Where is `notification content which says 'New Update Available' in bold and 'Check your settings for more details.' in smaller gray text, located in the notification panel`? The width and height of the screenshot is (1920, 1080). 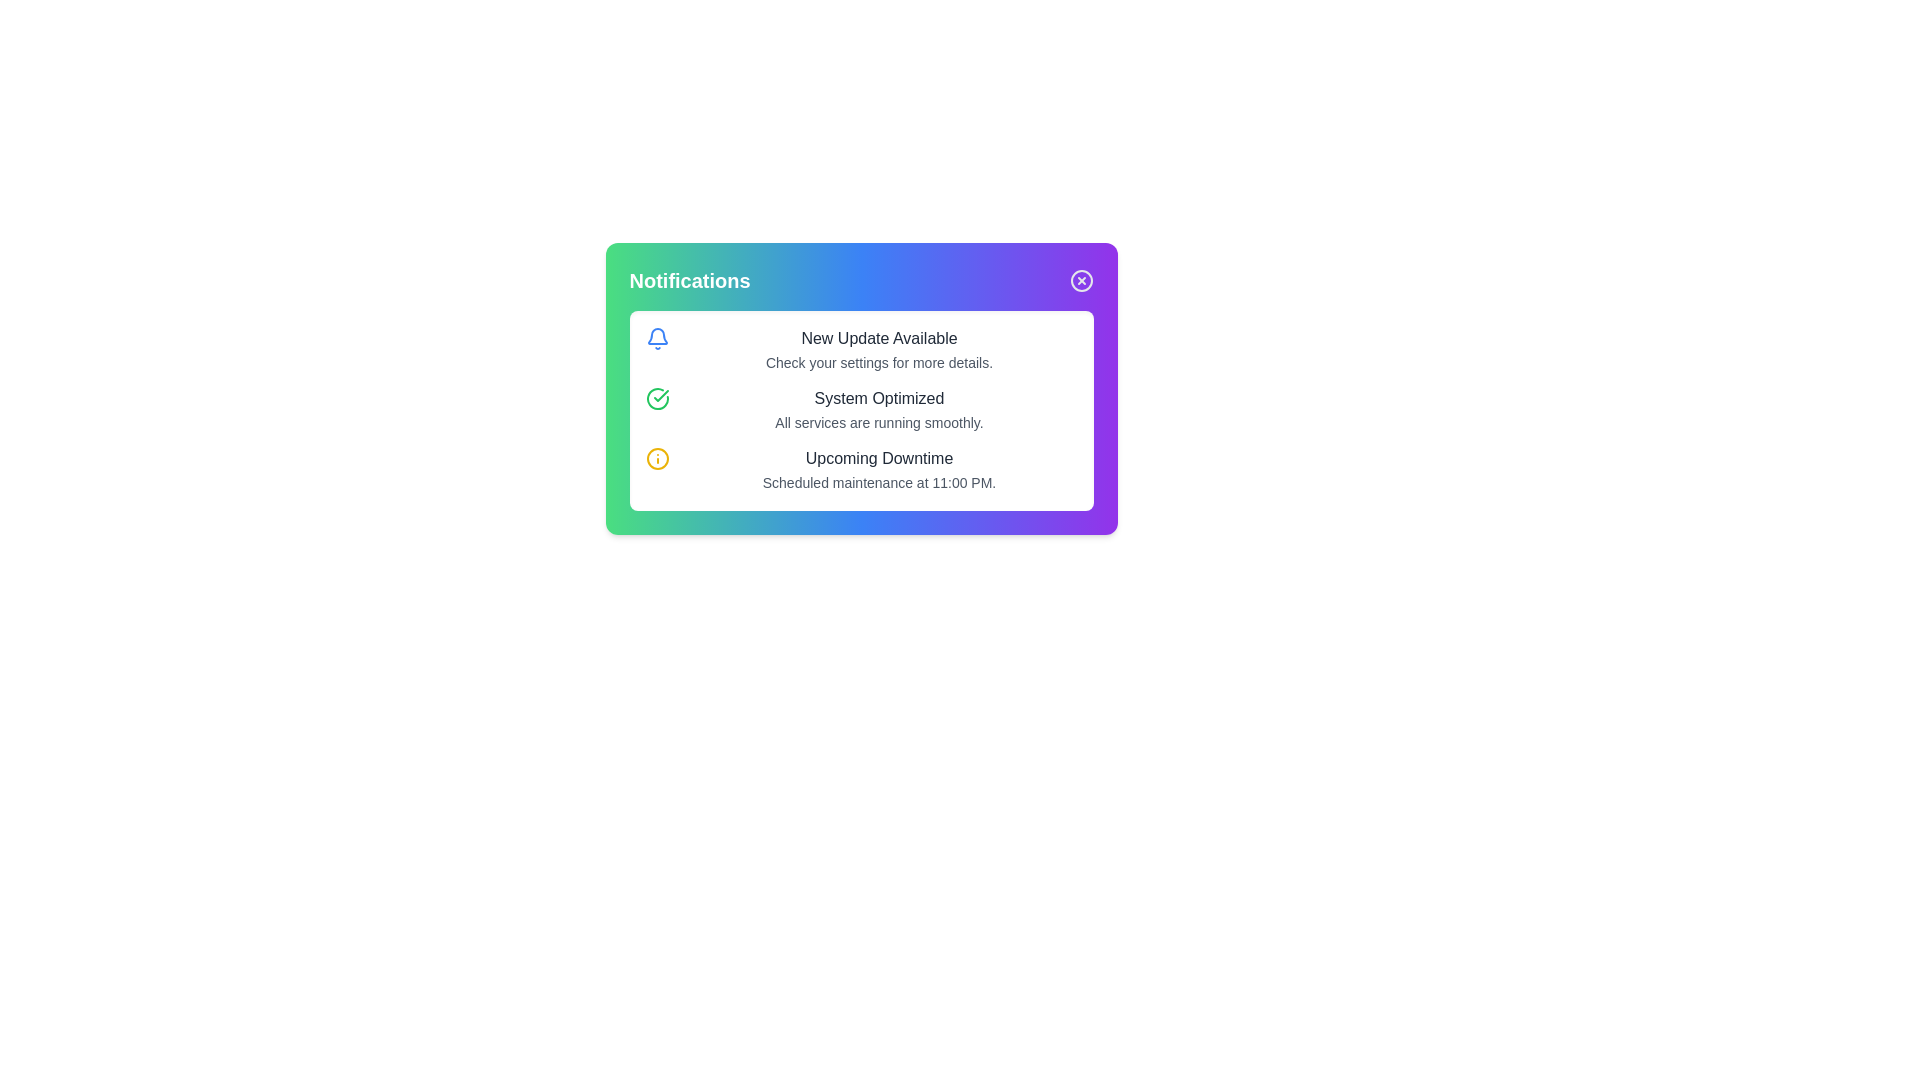 notification content which says 'New Update Available' in bold and 'Check your settings for more details.' in smaller gray text, located in the notification panel is located at coordinates (879, 350).